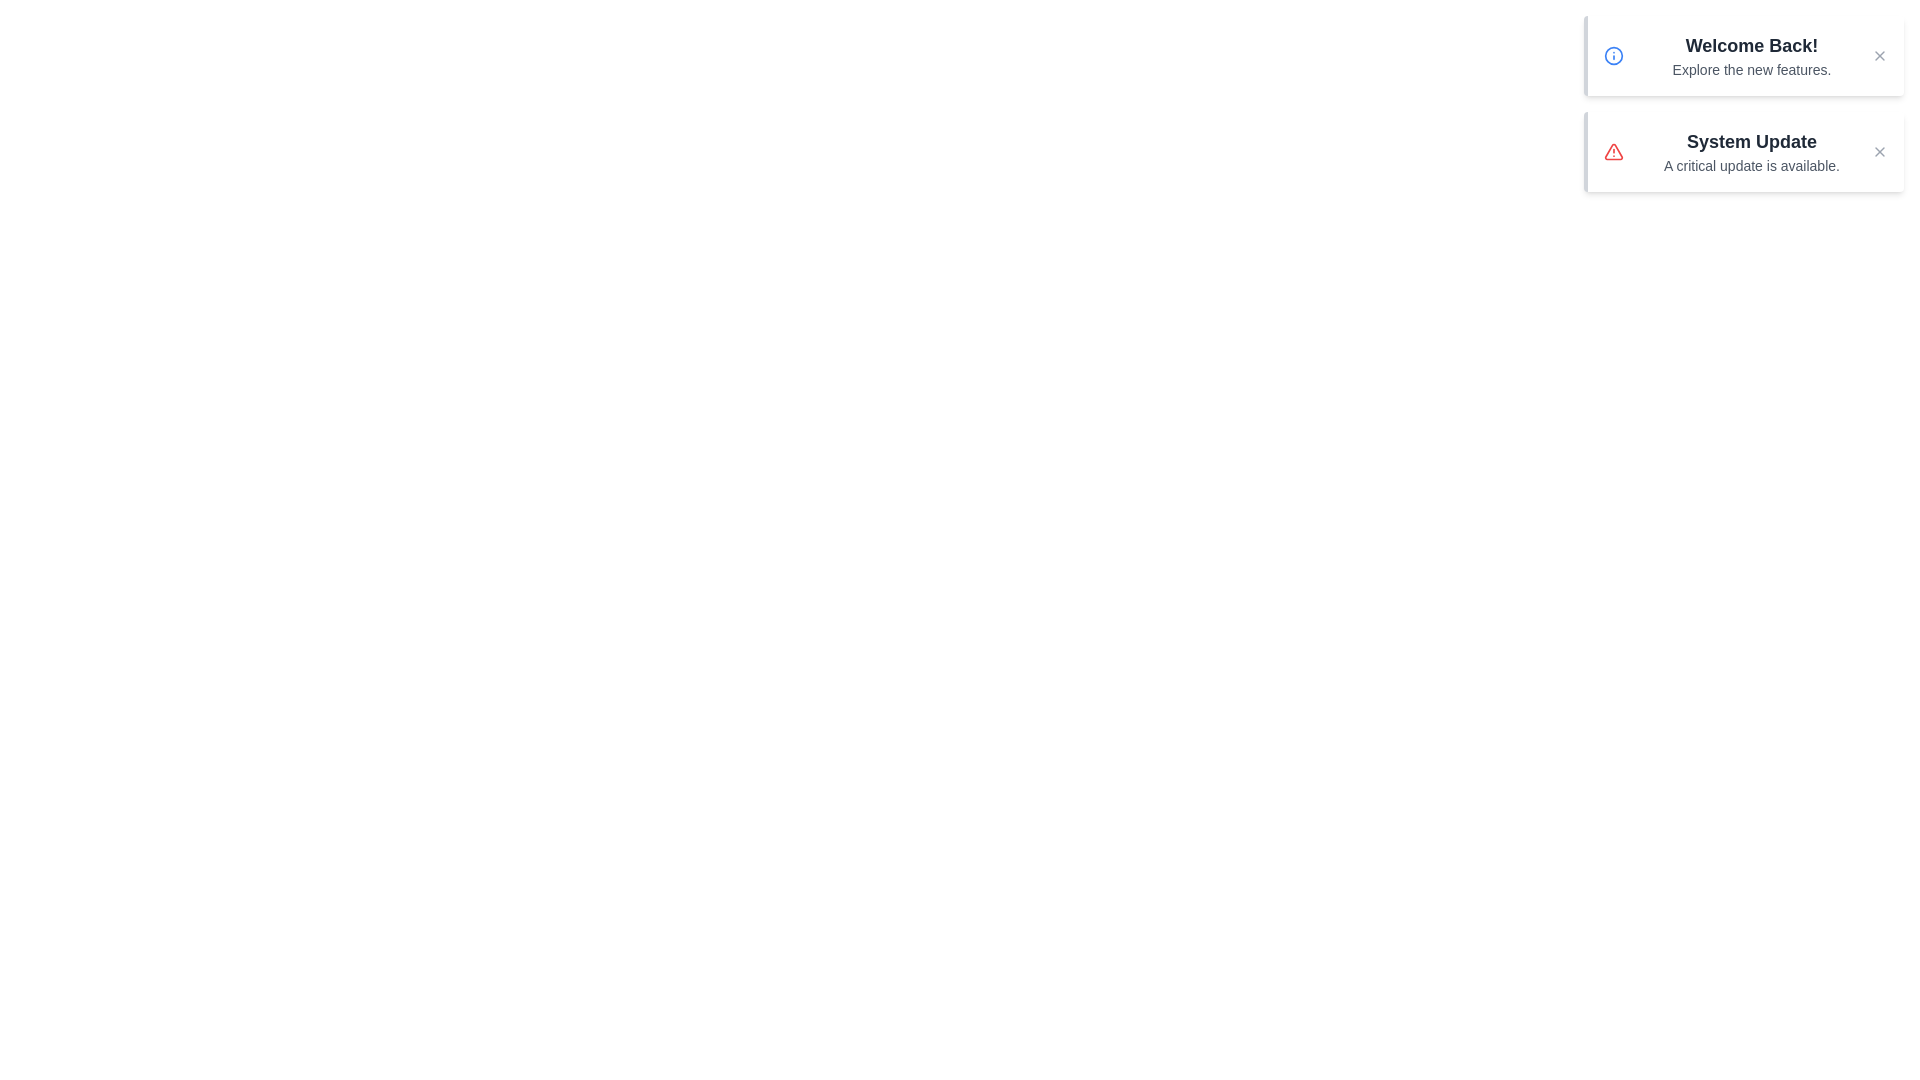 The height and width of the screenshot is (1080, 1920). What do you see at coordinates (1742, 55) in the screenshot?
I see `the notification with title Welcome Back!` at bounding box center [1742, 55].